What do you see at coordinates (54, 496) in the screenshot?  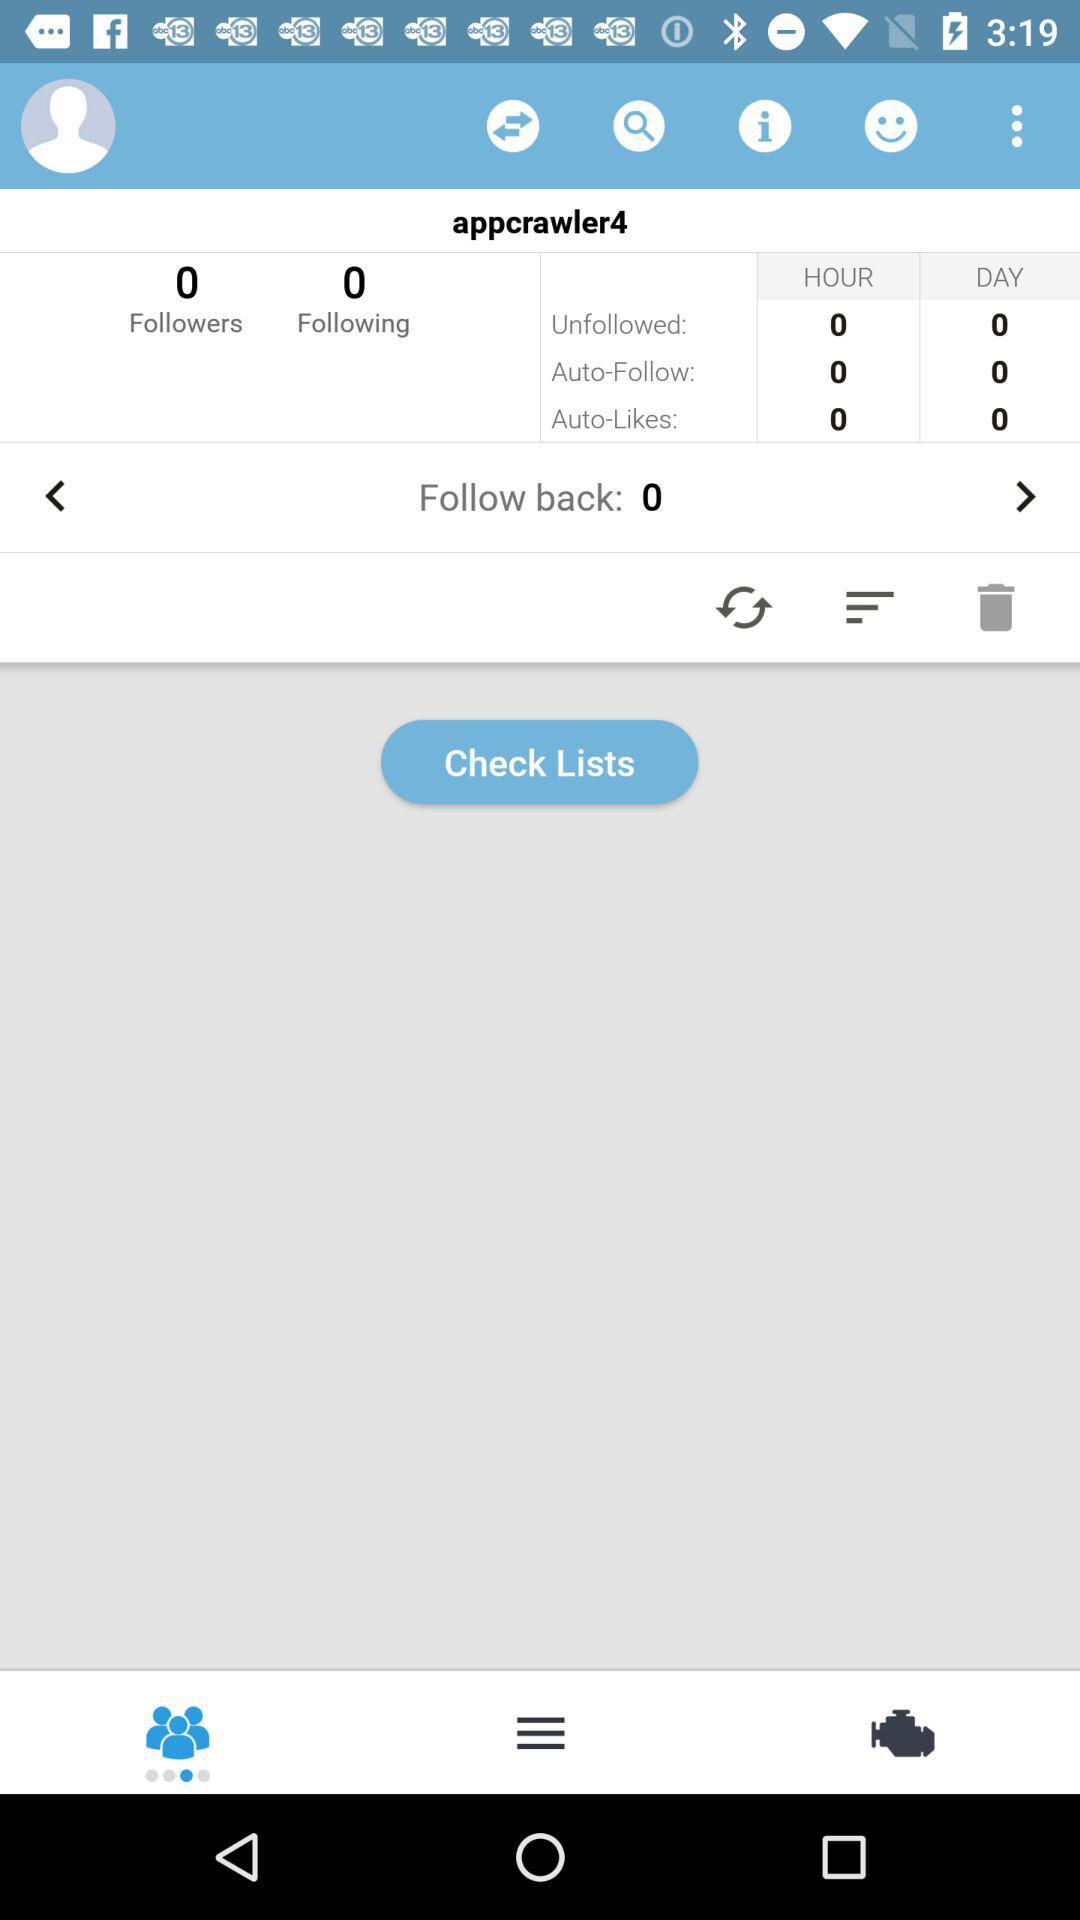 I see `the arrow_backward icon` at bounding box center [54, 496].